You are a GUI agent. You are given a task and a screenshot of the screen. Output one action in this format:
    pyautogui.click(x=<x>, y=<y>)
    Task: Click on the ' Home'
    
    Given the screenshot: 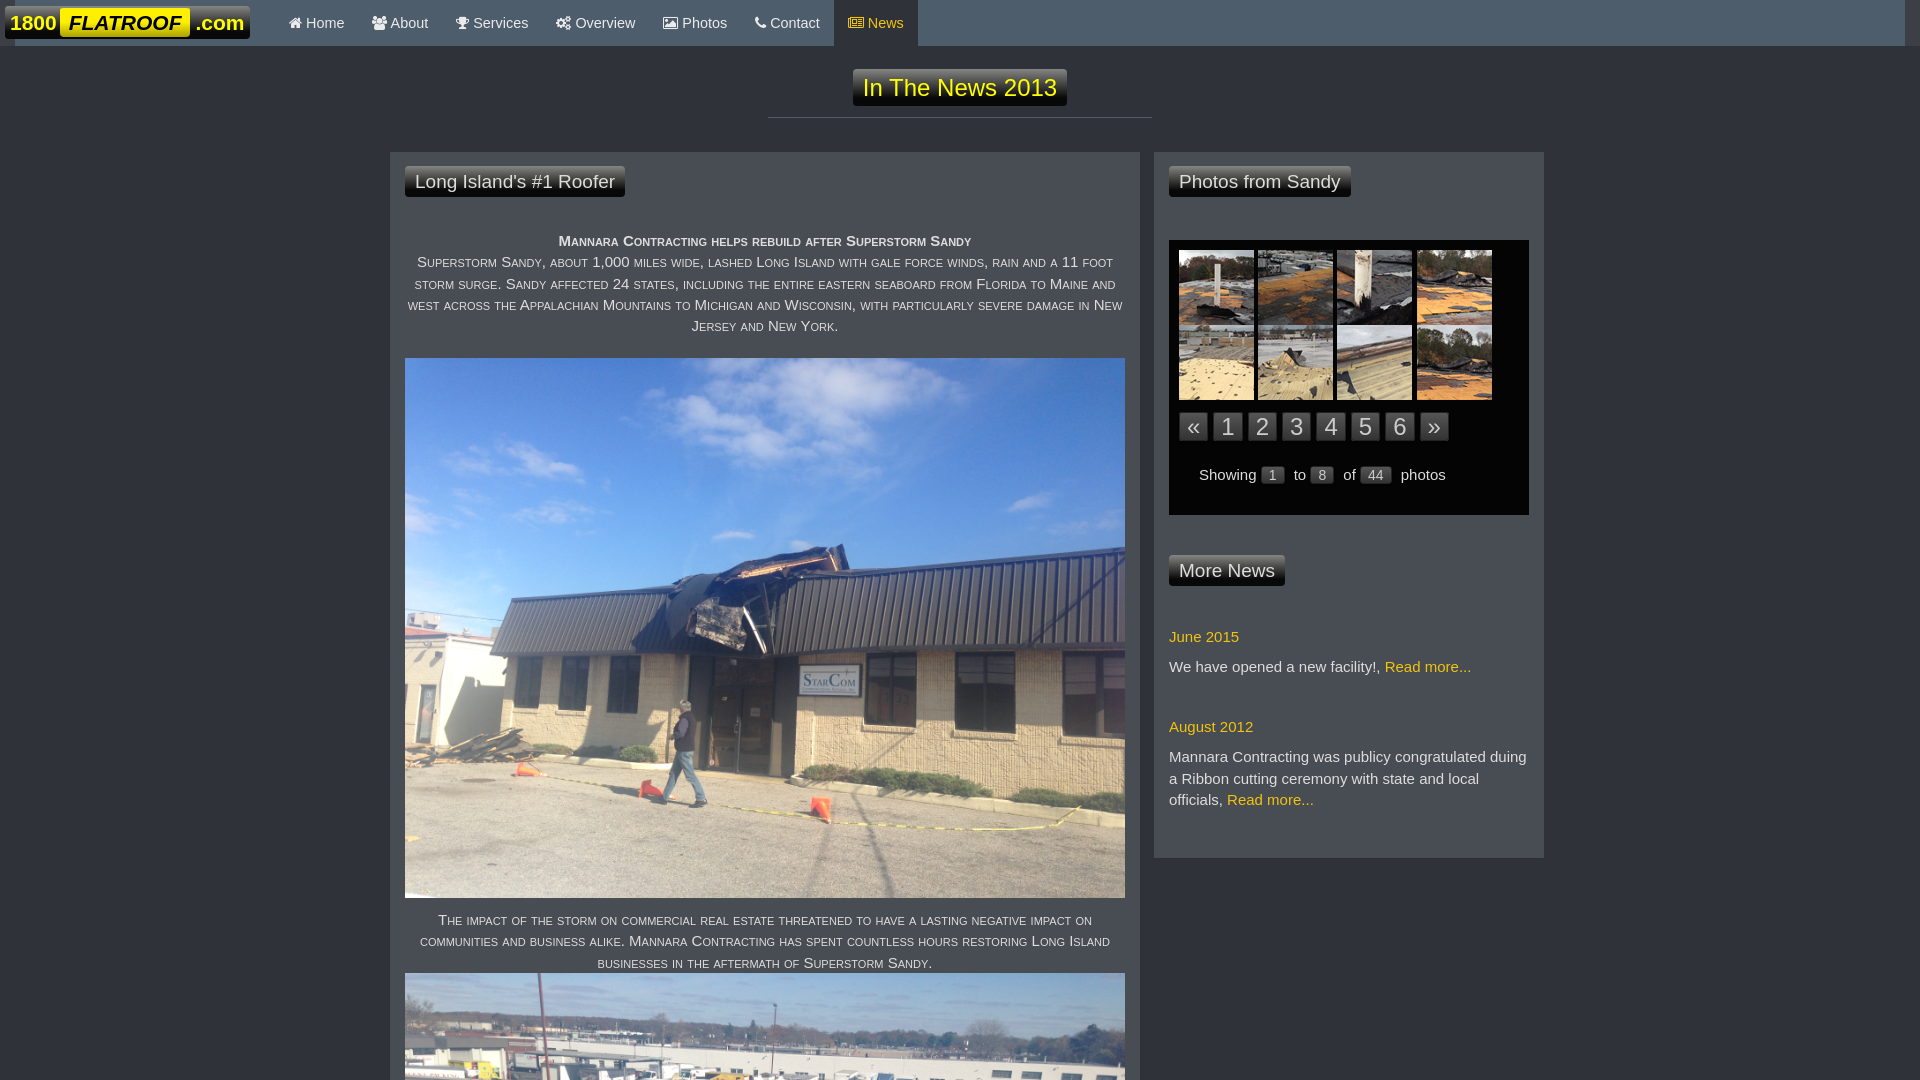 What is the action you would take?
    pyautogui.click(x=315, y=23)
    